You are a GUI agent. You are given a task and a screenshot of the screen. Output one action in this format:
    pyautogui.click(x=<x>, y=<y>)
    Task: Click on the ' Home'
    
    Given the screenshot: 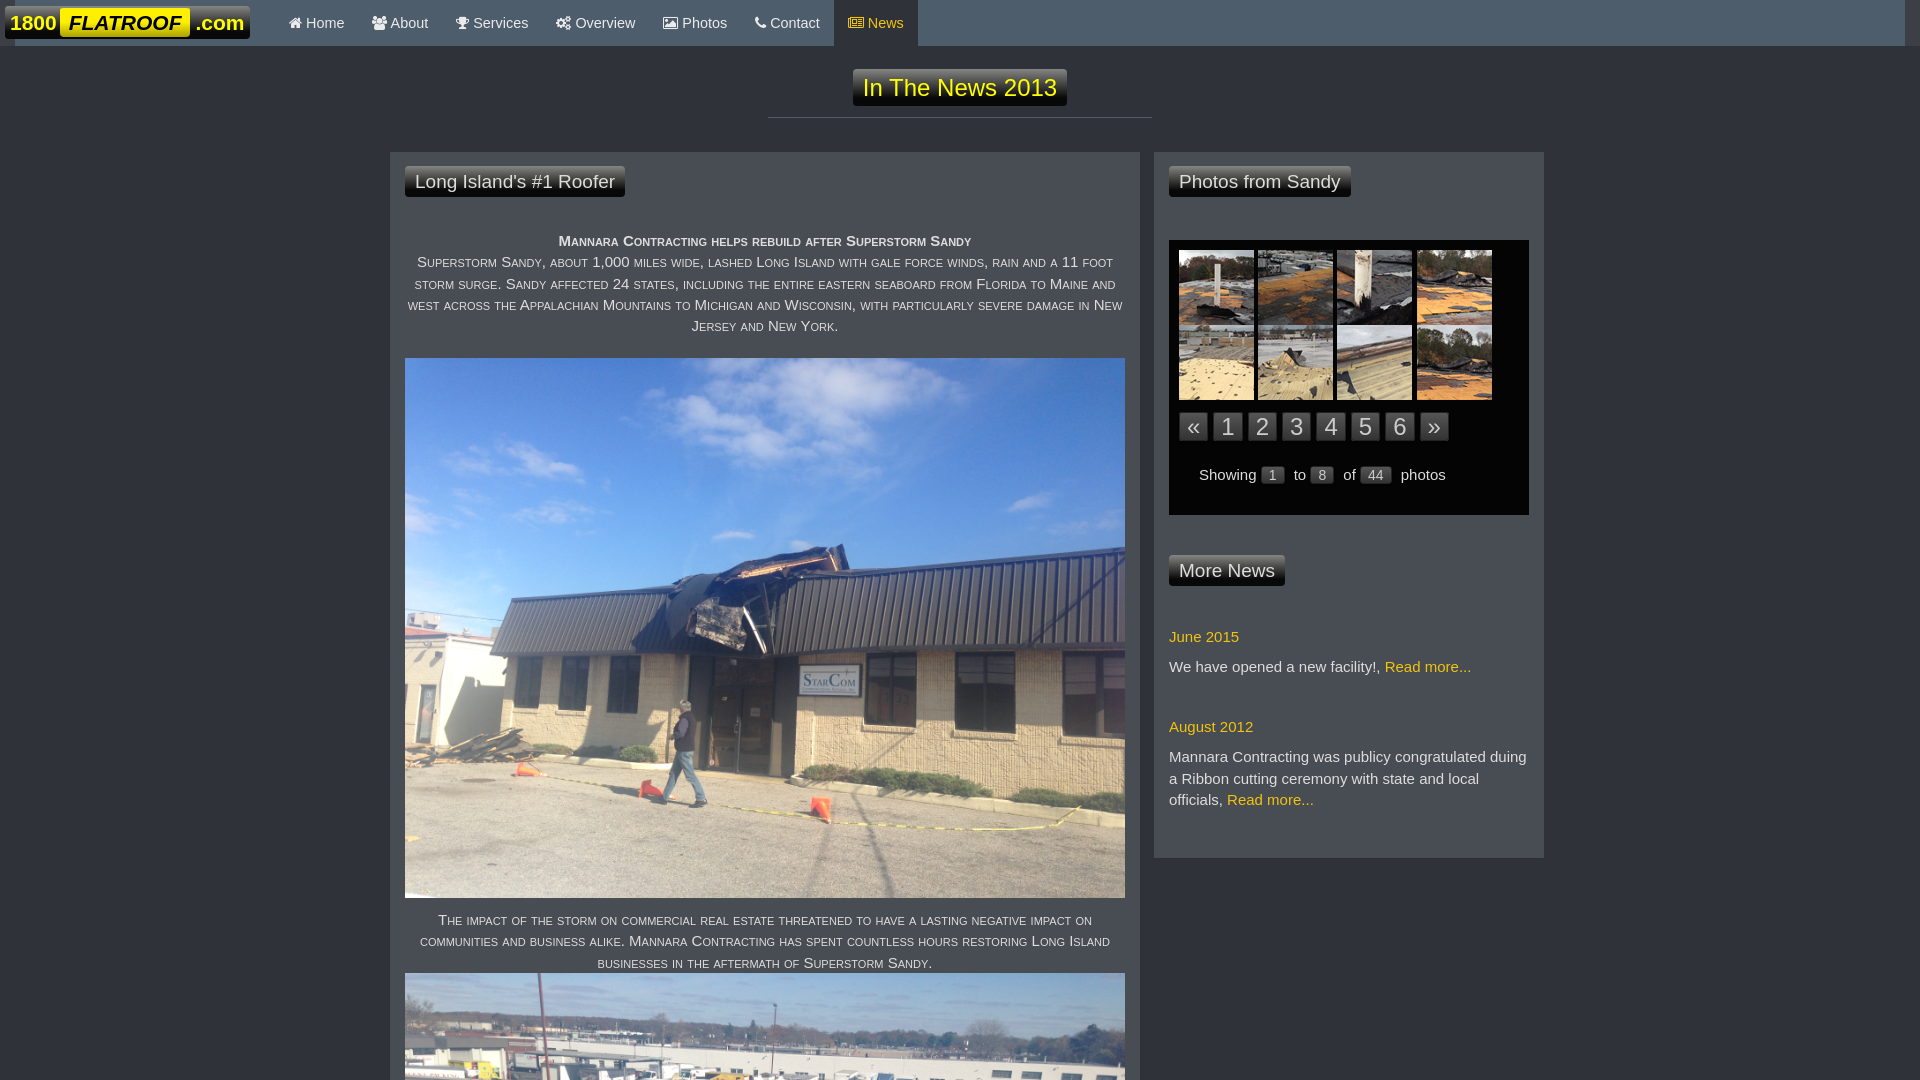 What is the action you would take?
    pyautogui.click(x=315, y=23)
    